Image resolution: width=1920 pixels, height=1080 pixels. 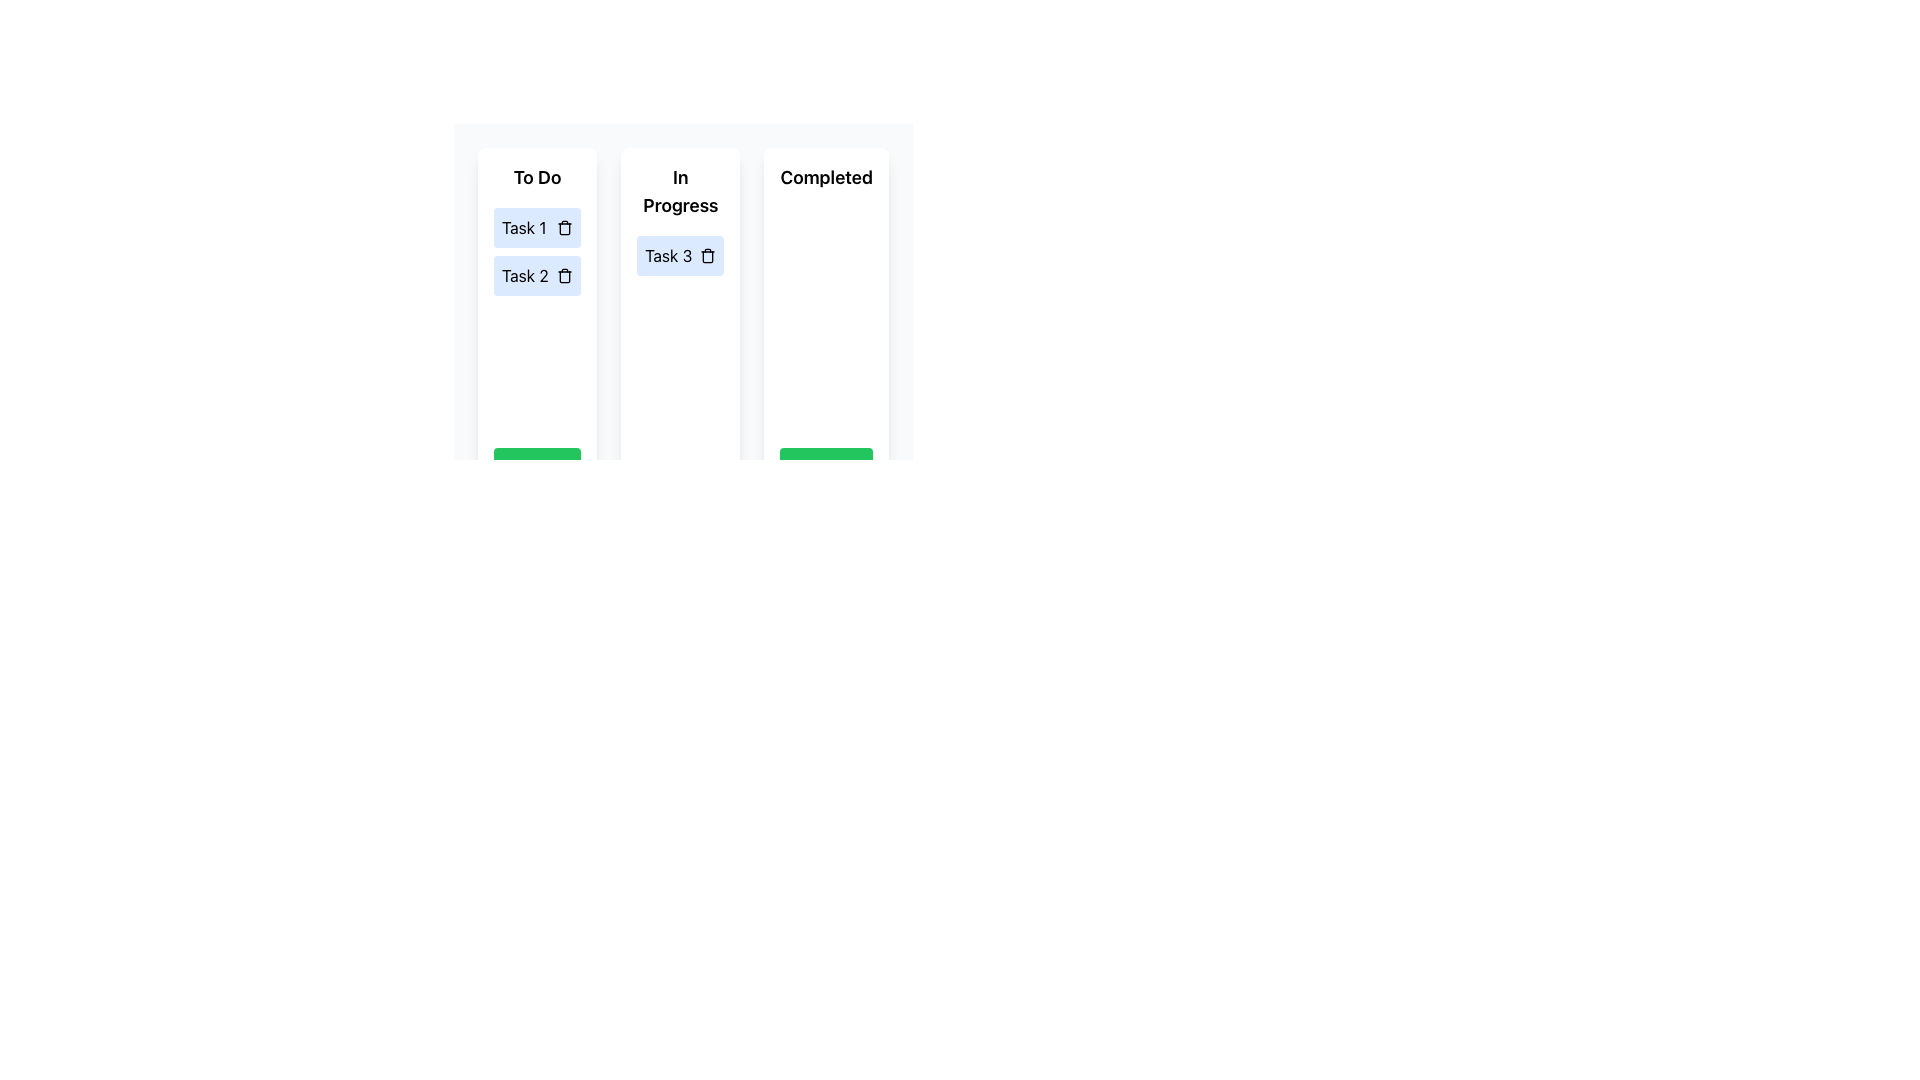 What do you see at coordinates (537, 479) in the screenshot?
I see `the 'Add Task' button located at the bottom of the 'To Do' section to observe any hover effects` at bounding box center [537, 479].